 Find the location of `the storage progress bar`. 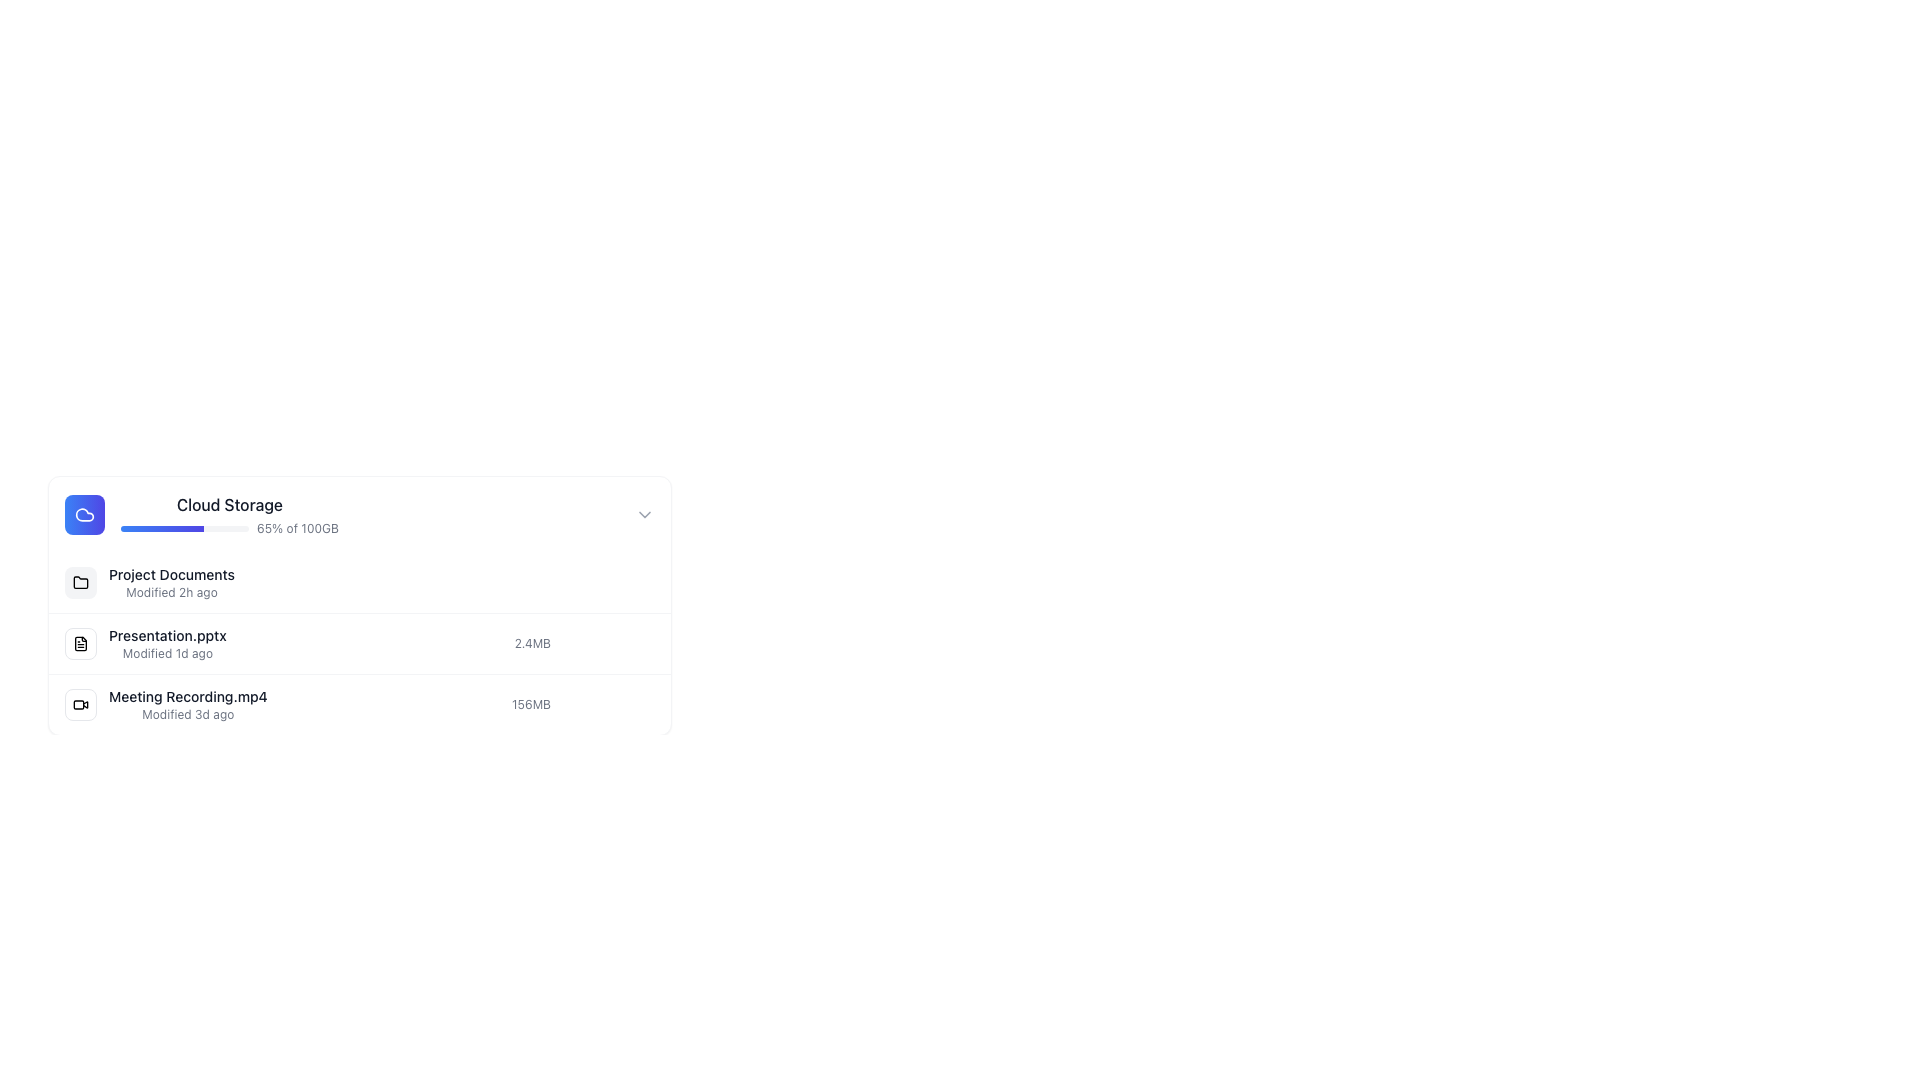

the storage progress bar is located at coordinates (168, 527).